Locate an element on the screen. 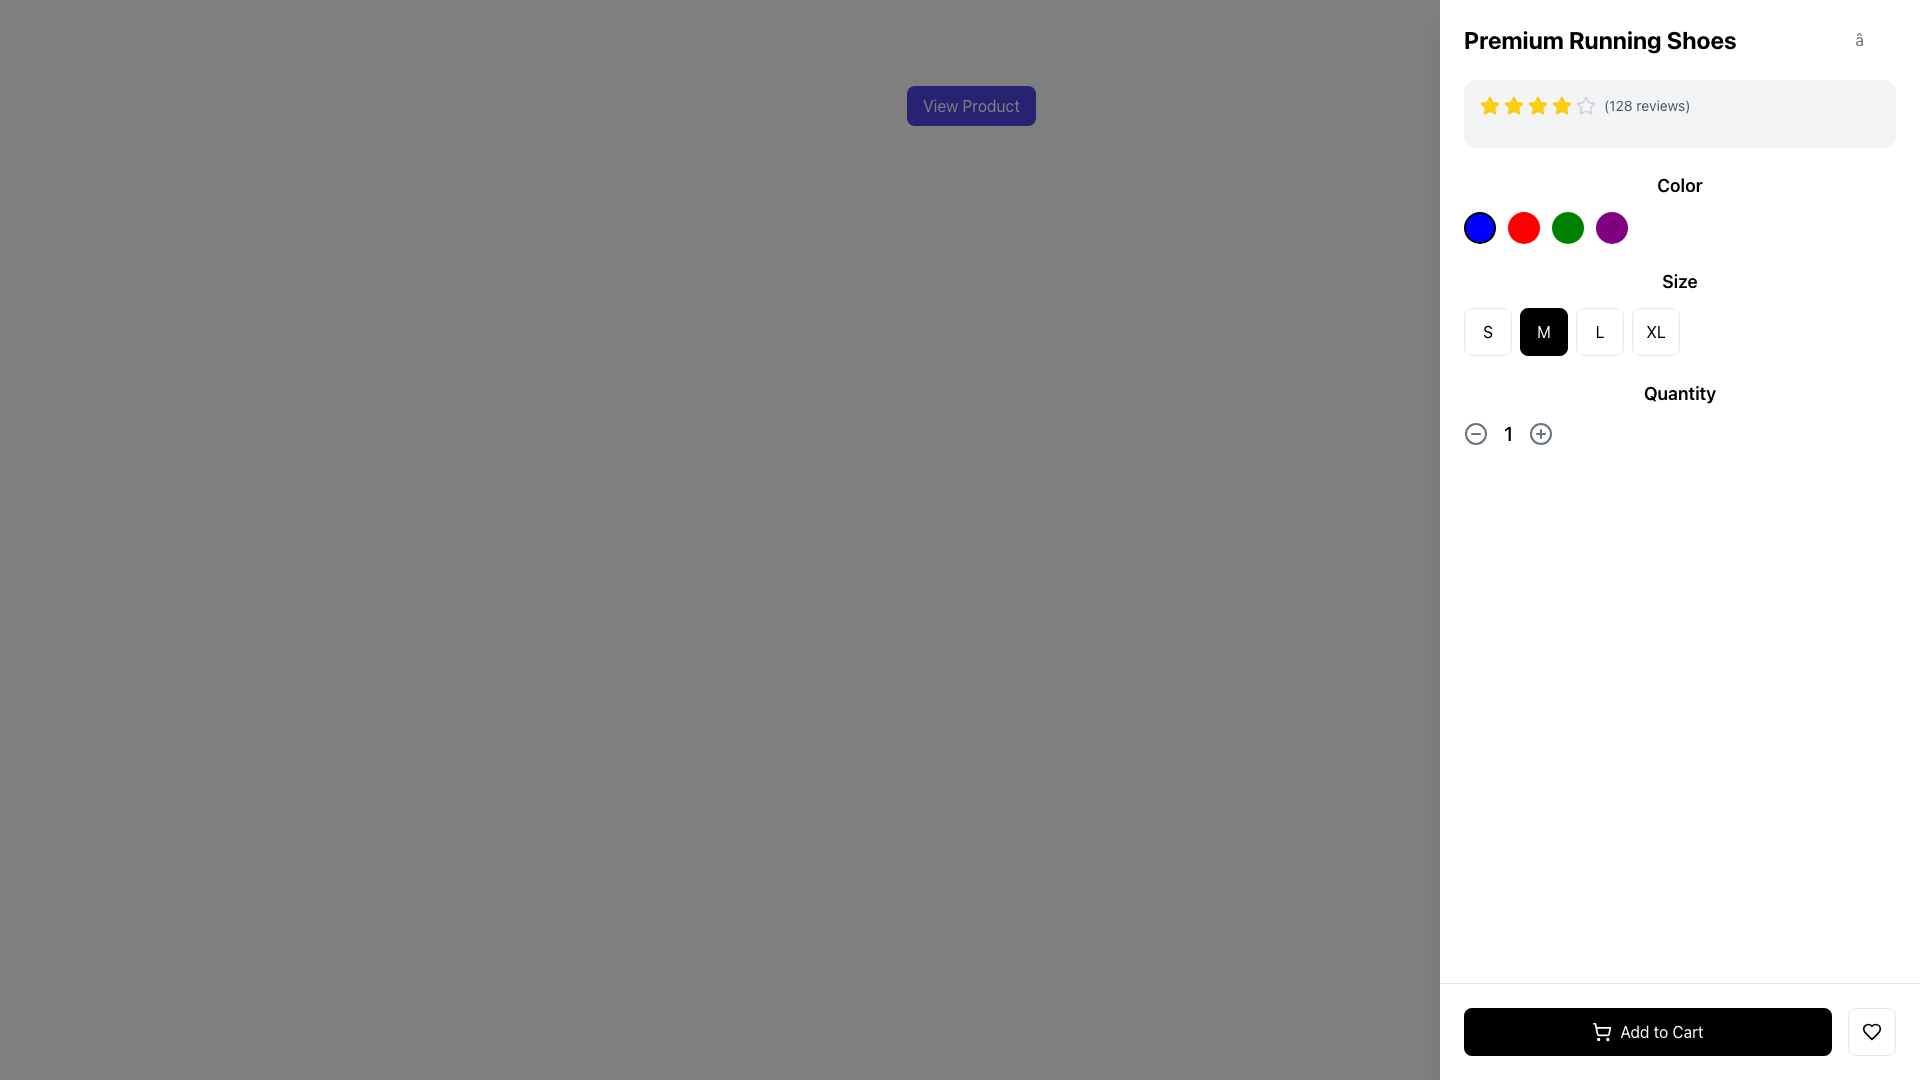 The image size is (1920, 1080). the circular button with a horizontal line in the 'Quantity' section to decrease the quantity is located at coordinates (1476, 433).